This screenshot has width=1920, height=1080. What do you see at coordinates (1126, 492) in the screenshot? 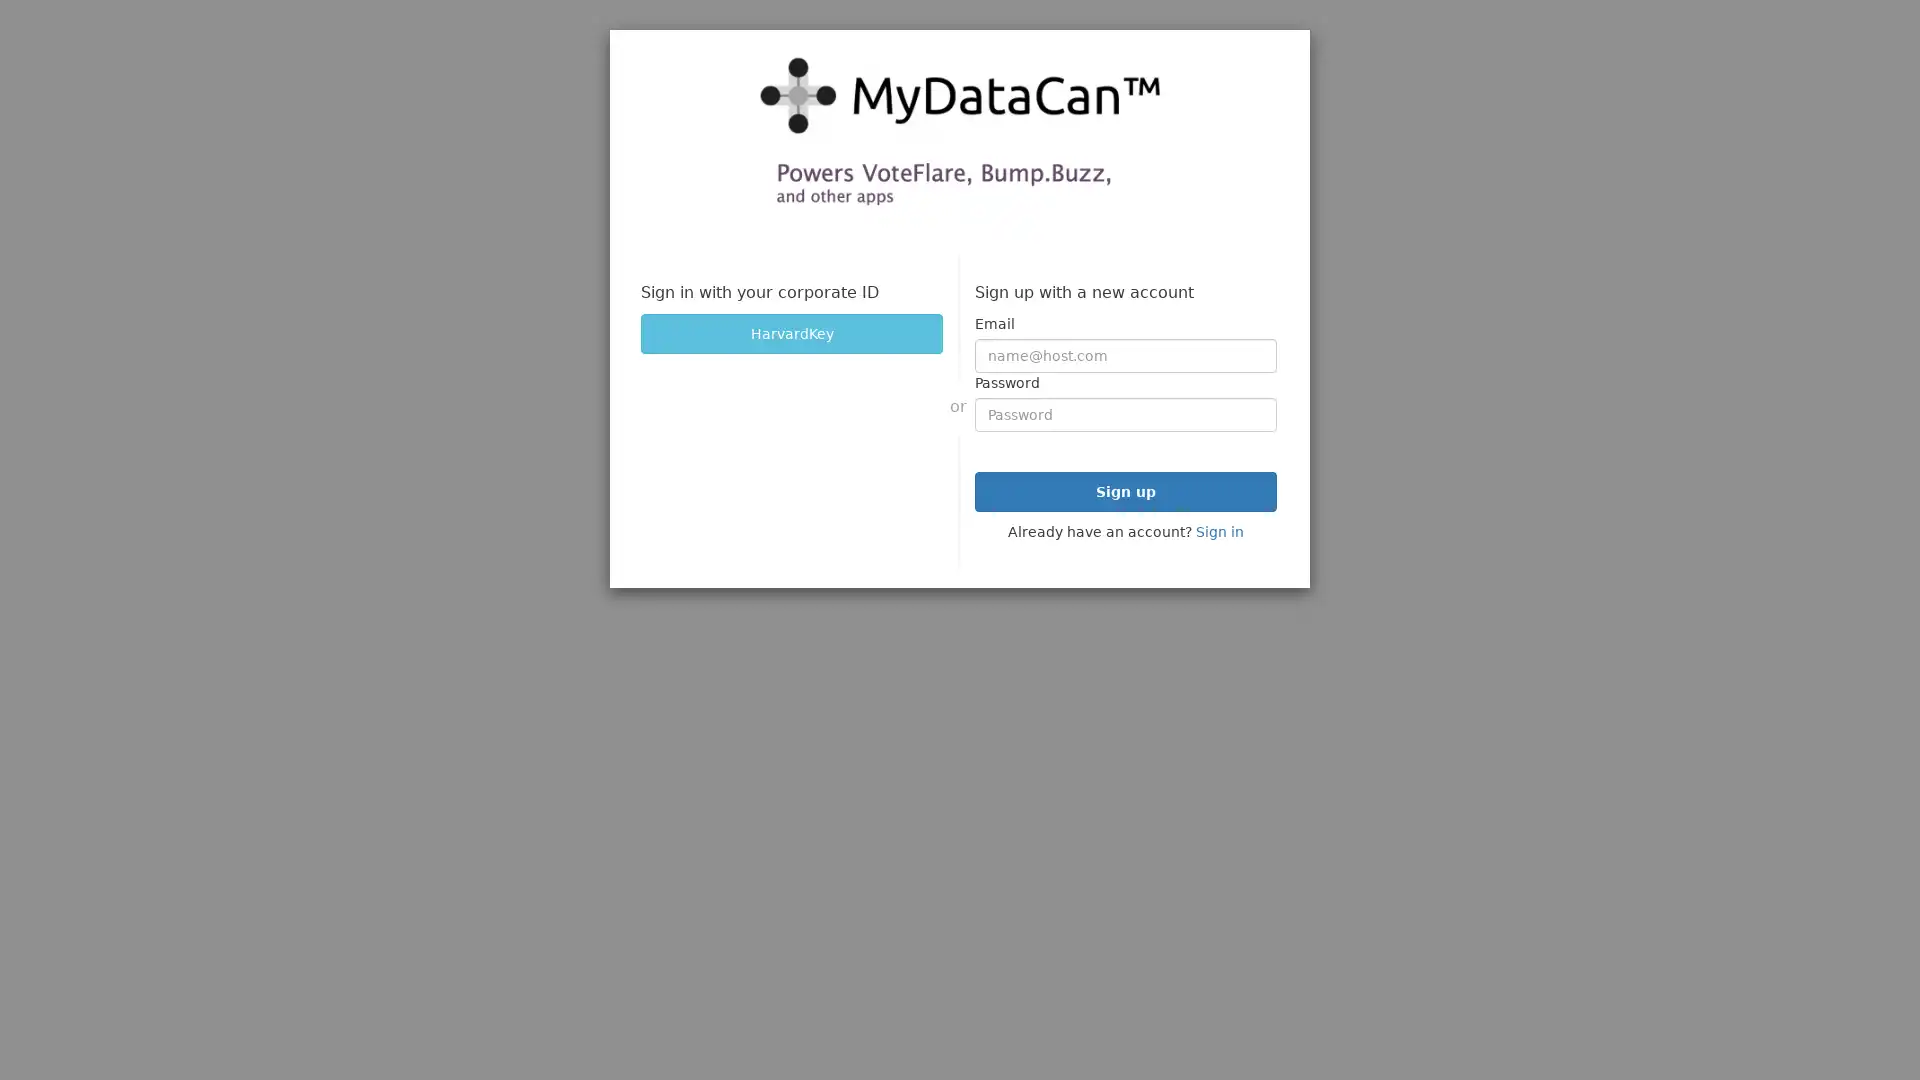
I see `Sign up` at bounding box center [1126, 492].